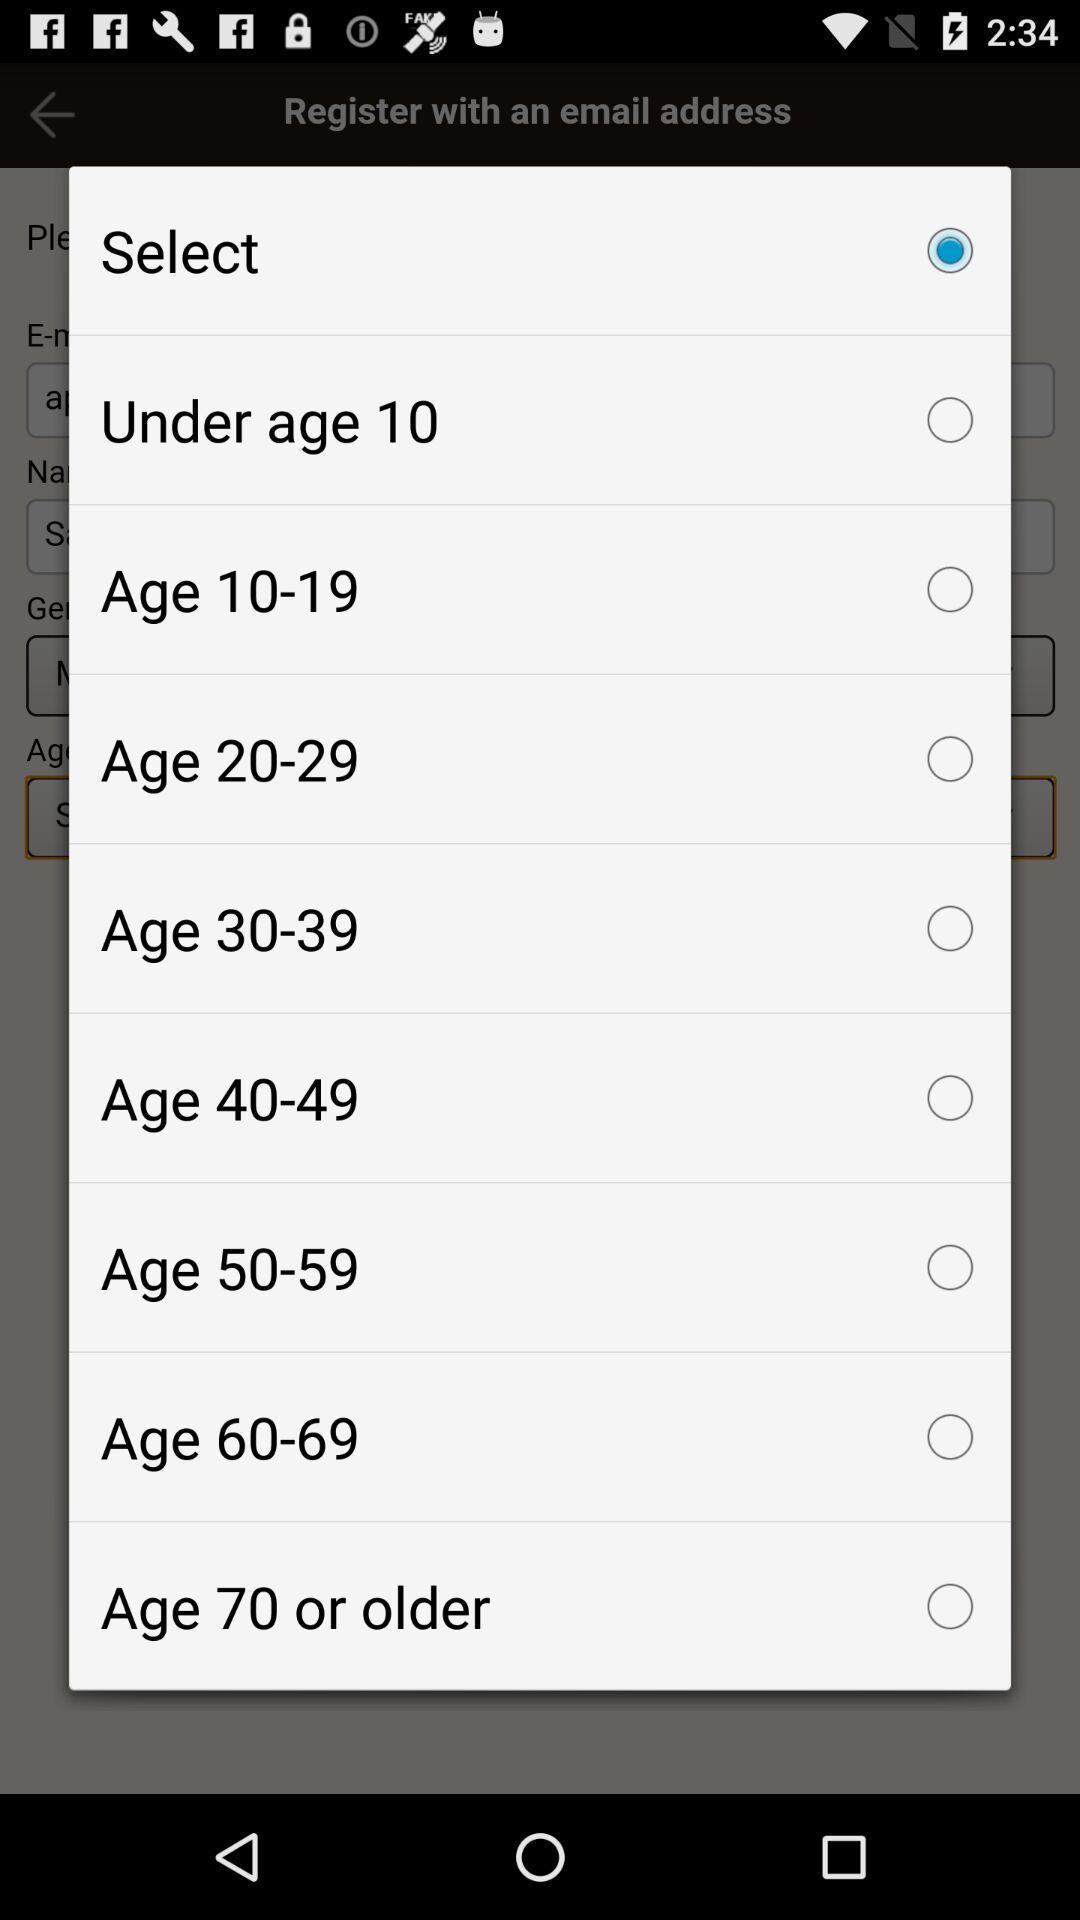 Image resolution: width=1080 pixels, height=1920 pixels. What do you see at coordinates (540, 1606) in the screenshot?
I see `icon below the age 60-69 checkbox` at bounding box center [540, 1606].